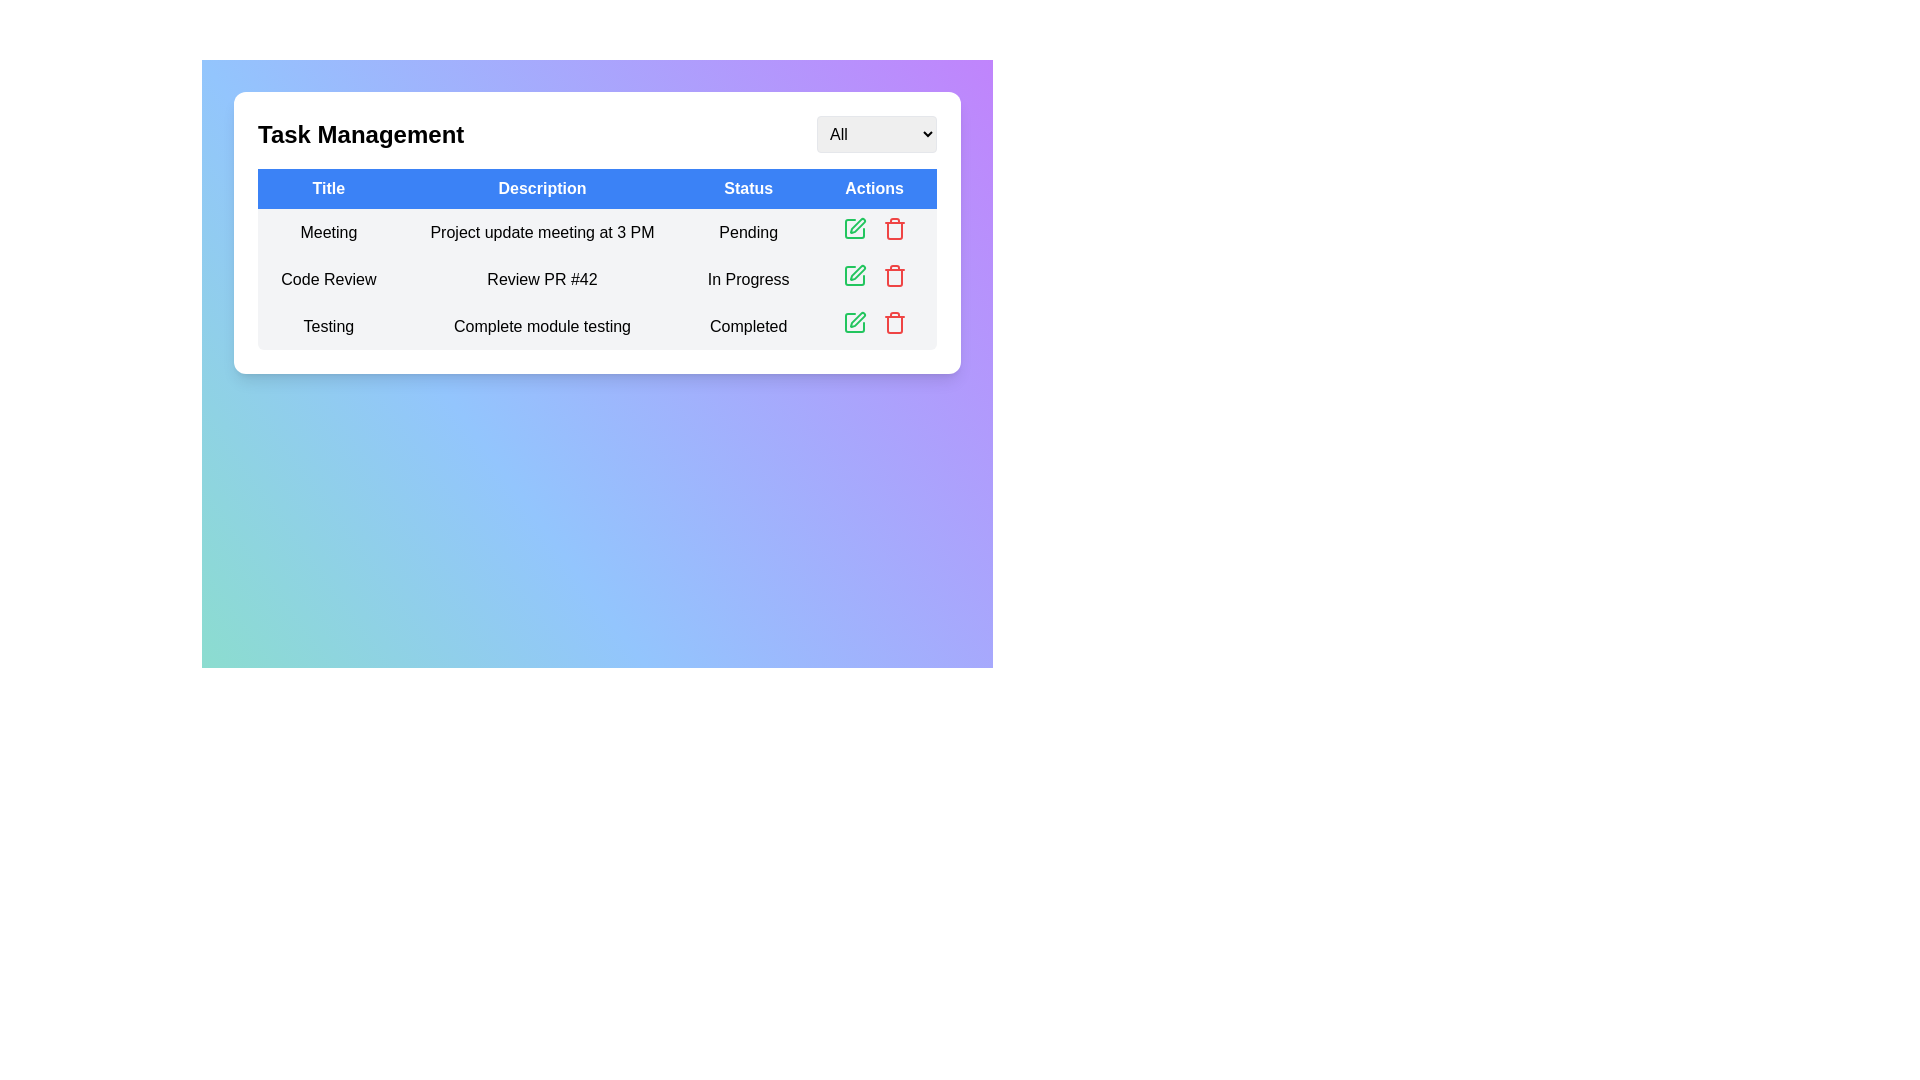  What do you see at coordinates (747, 231) in the screenshot?
I see `status text displayed in the first row of the 'Status' column, which is right-aligned to the 'Description' column and left-aligned to the 'Actions' column` at bounding box center [747, 231].